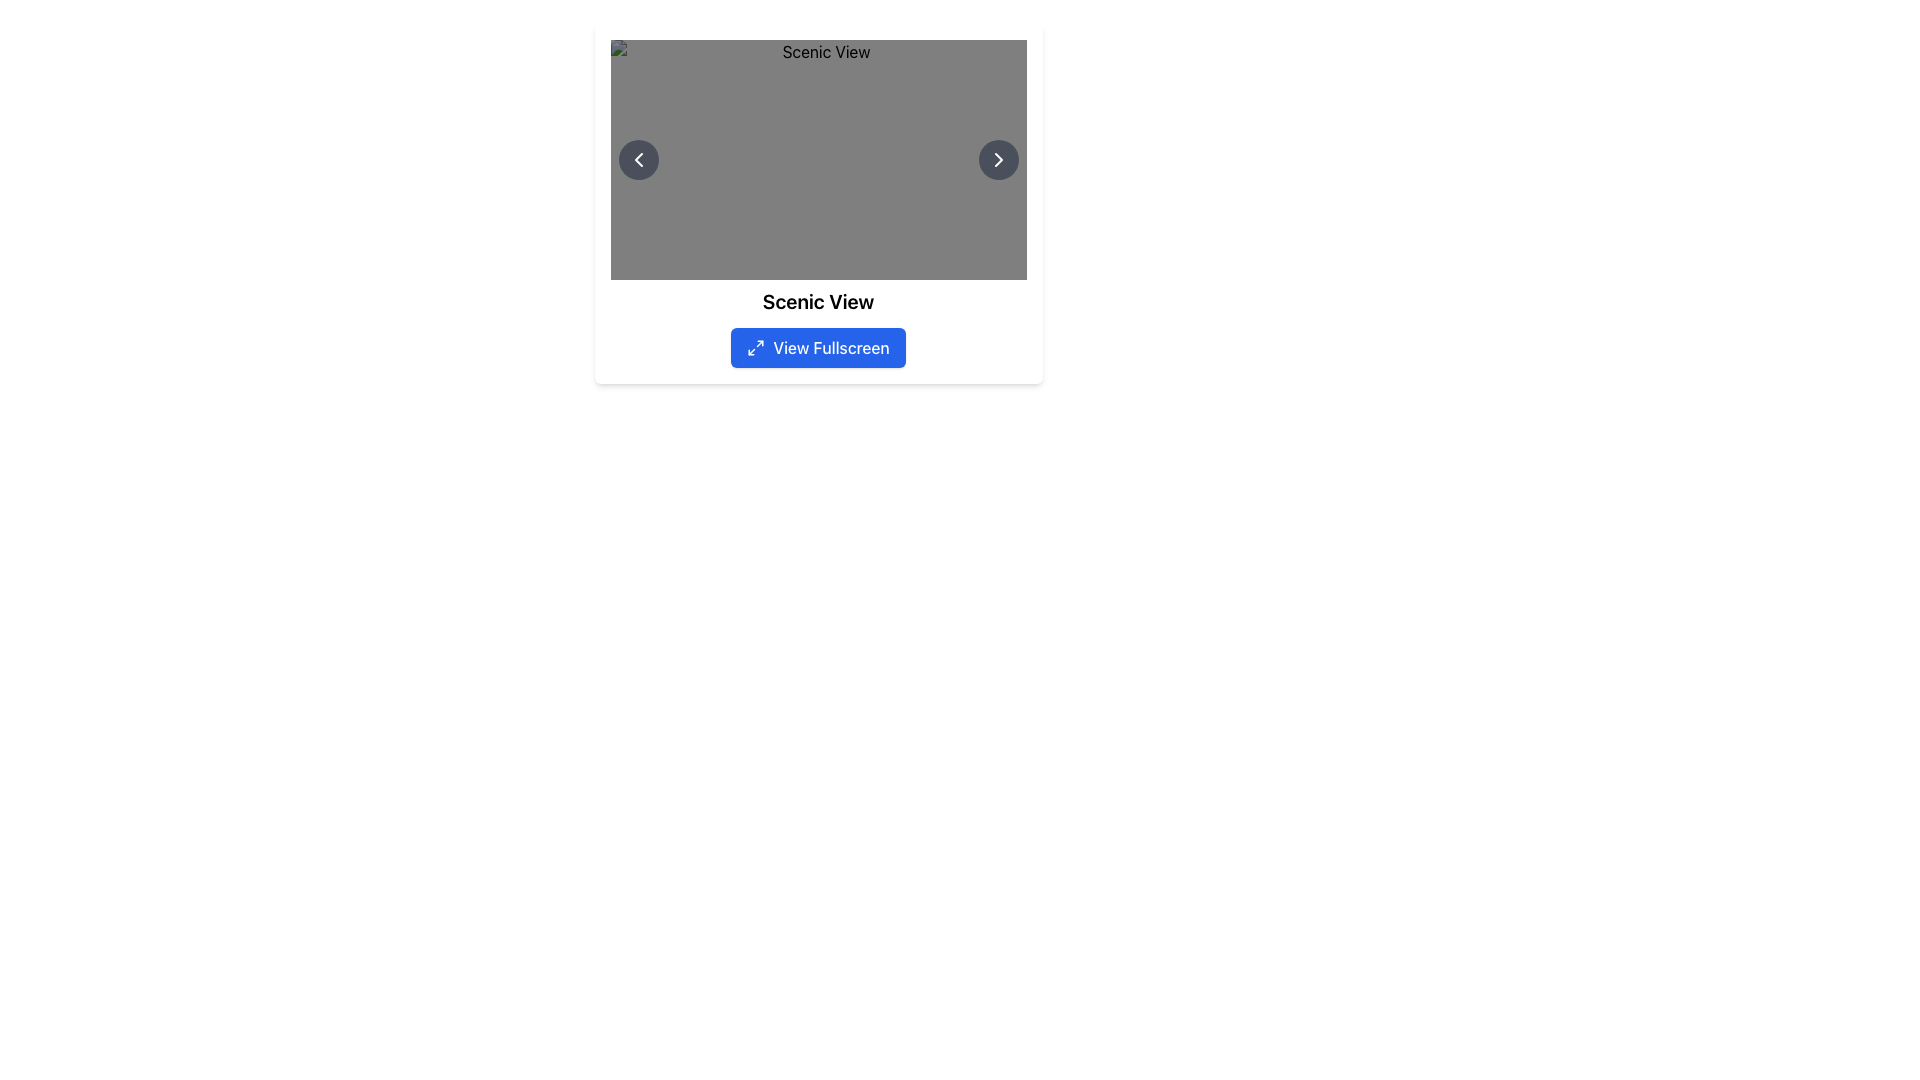 The height and width of the screenshot is (1080, 1920). Describe the element at coordinates (637, 158) in the screenshot. I see `the left-facing chevron icon located within the circular button at the top-left side of the carousel` at that location.